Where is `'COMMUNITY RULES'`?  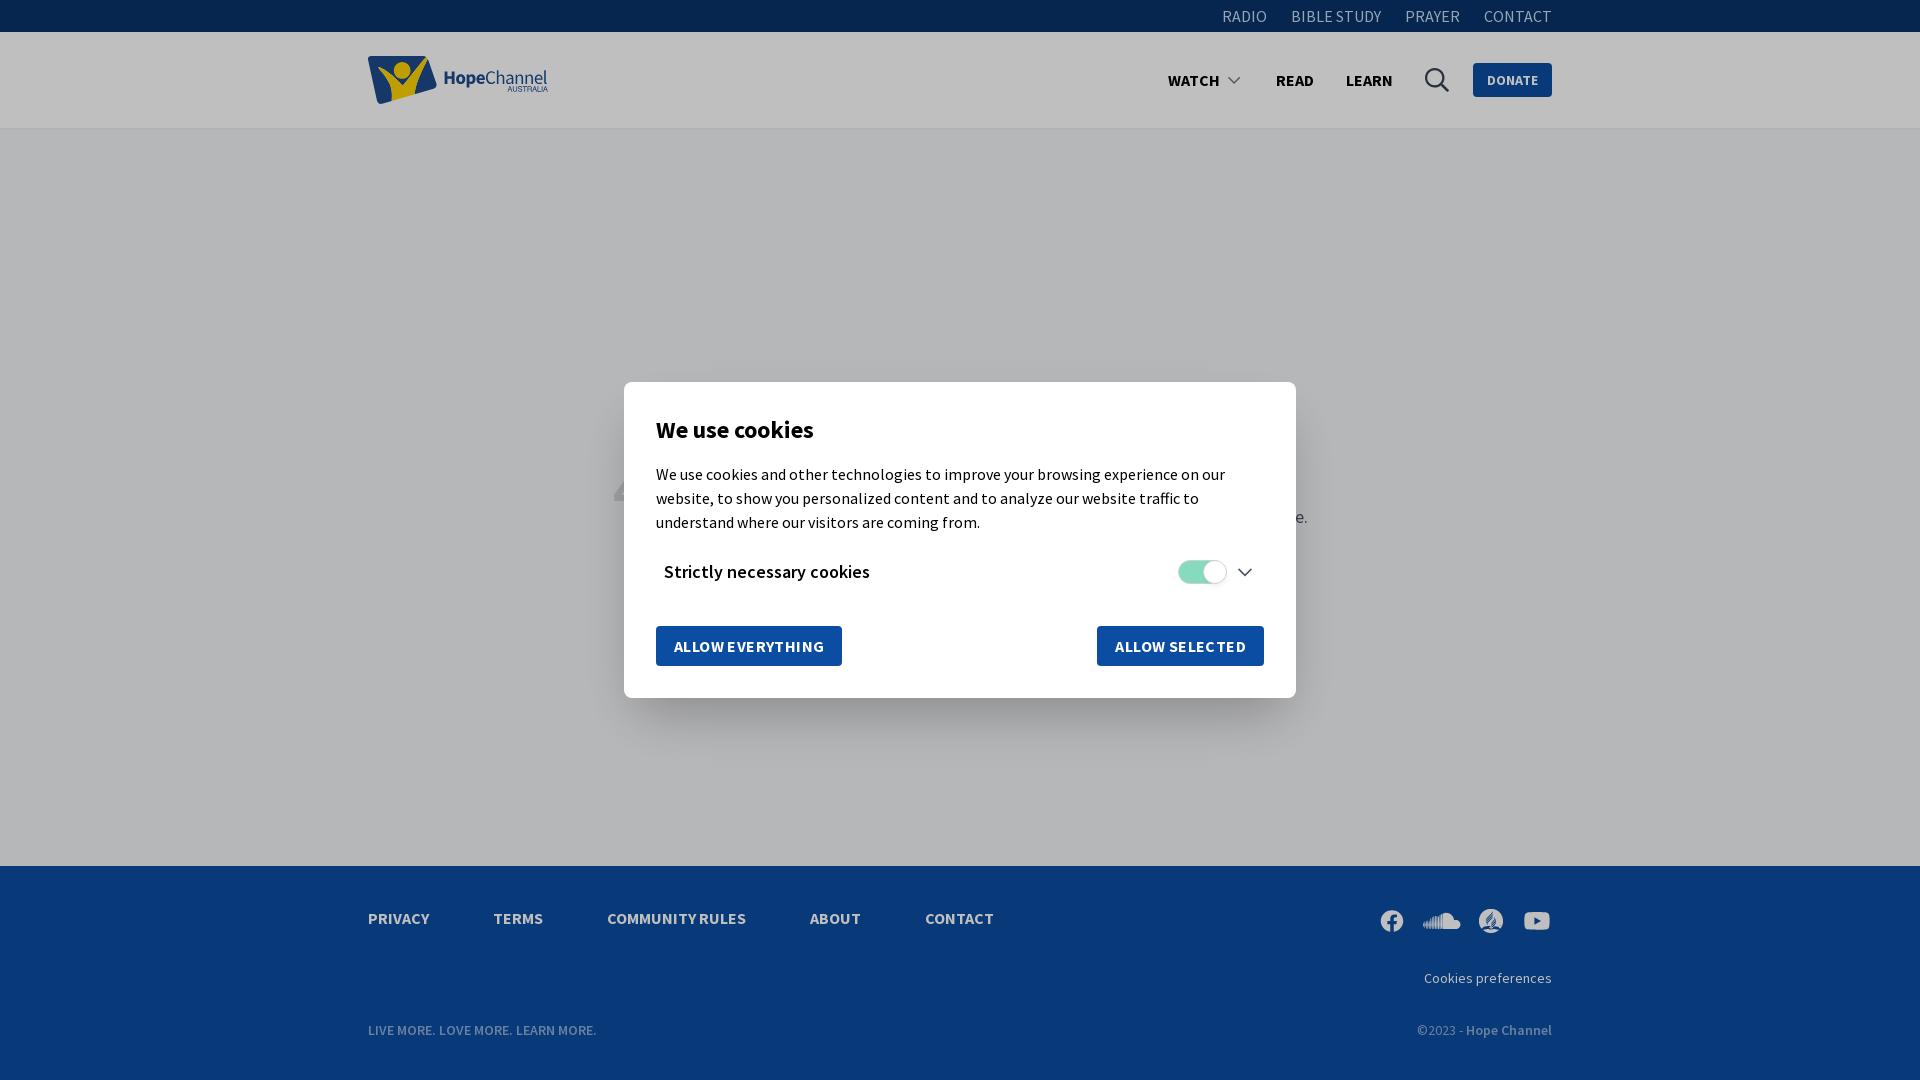
'COMMUNITY RULES' is located at coordinates (676, 918).